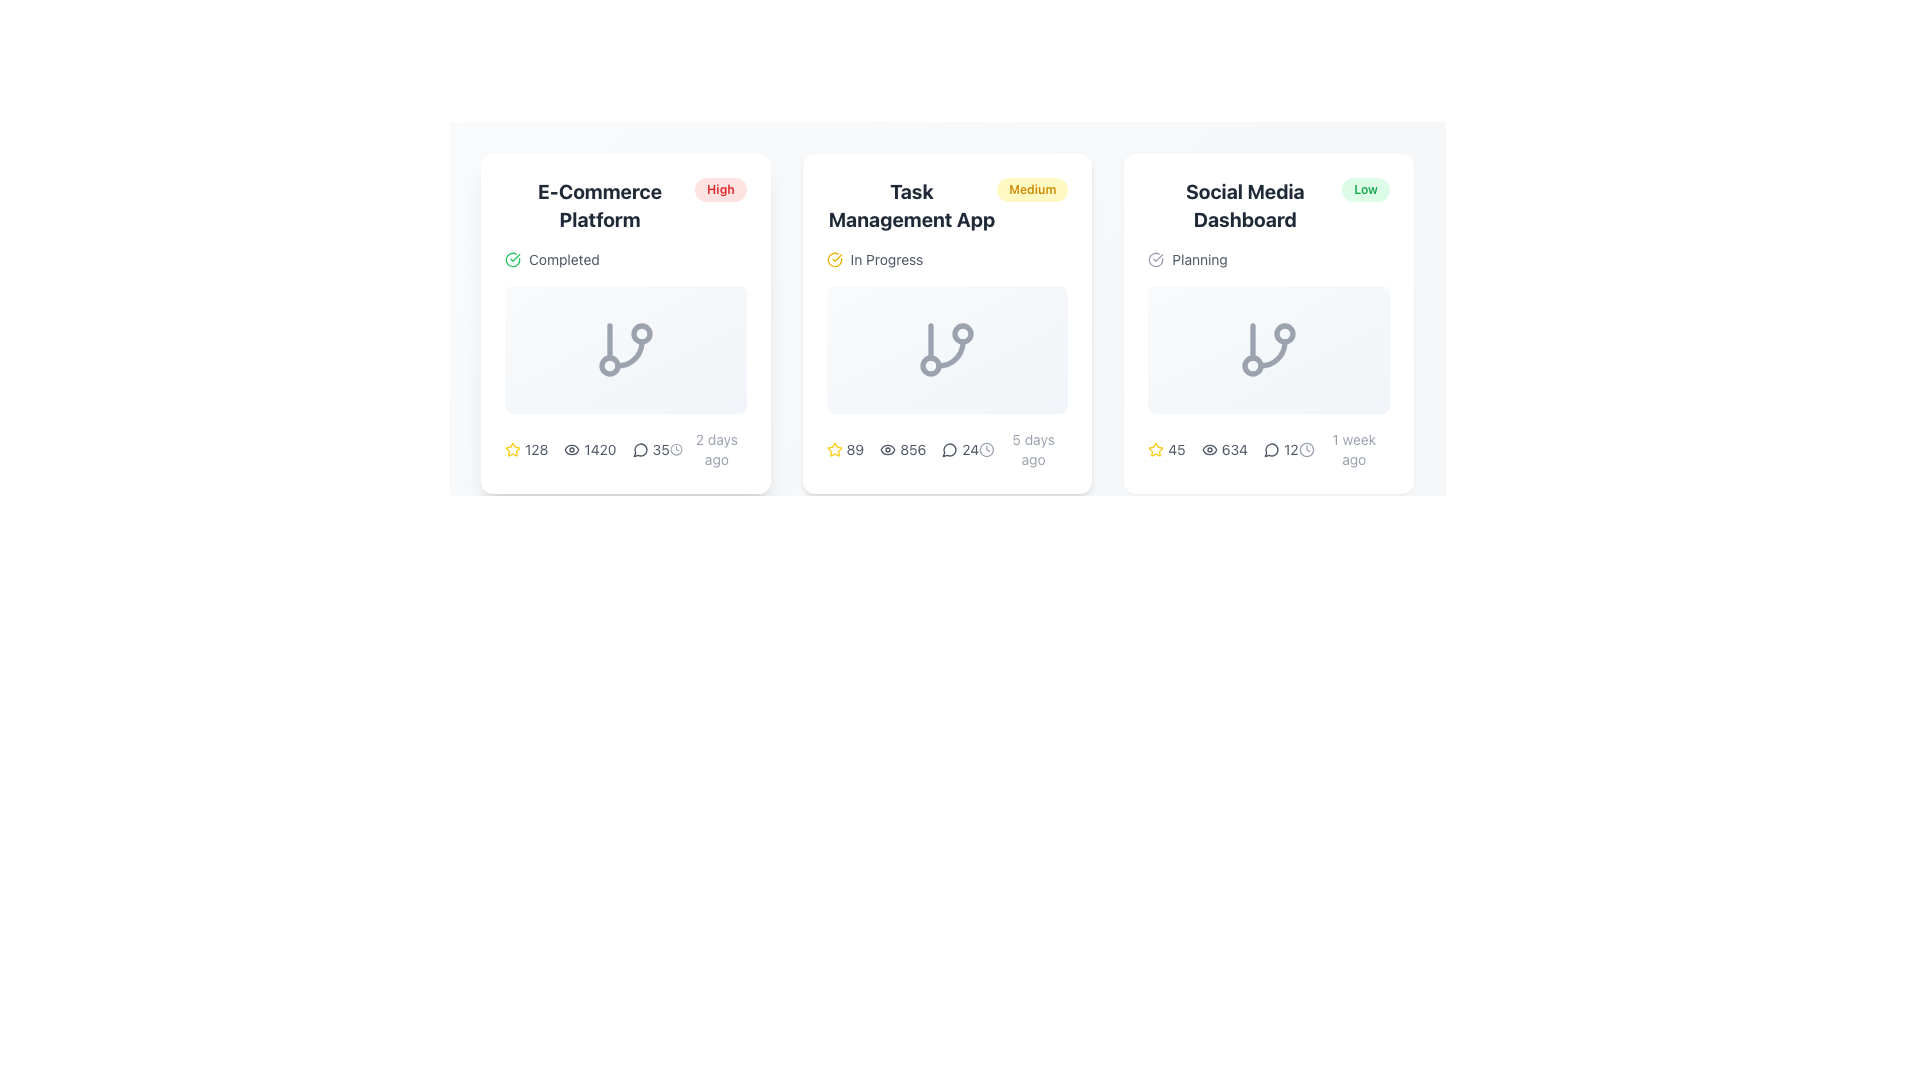 The width and height of the screenshot is (1920, 1080). What do you see at coordinates (1033, 450) in the screenshot?
I see `the text indicating the time elapsed since the last update, located at the bottom-right corner of the third card in the series` at bounding box center [1033, 450].